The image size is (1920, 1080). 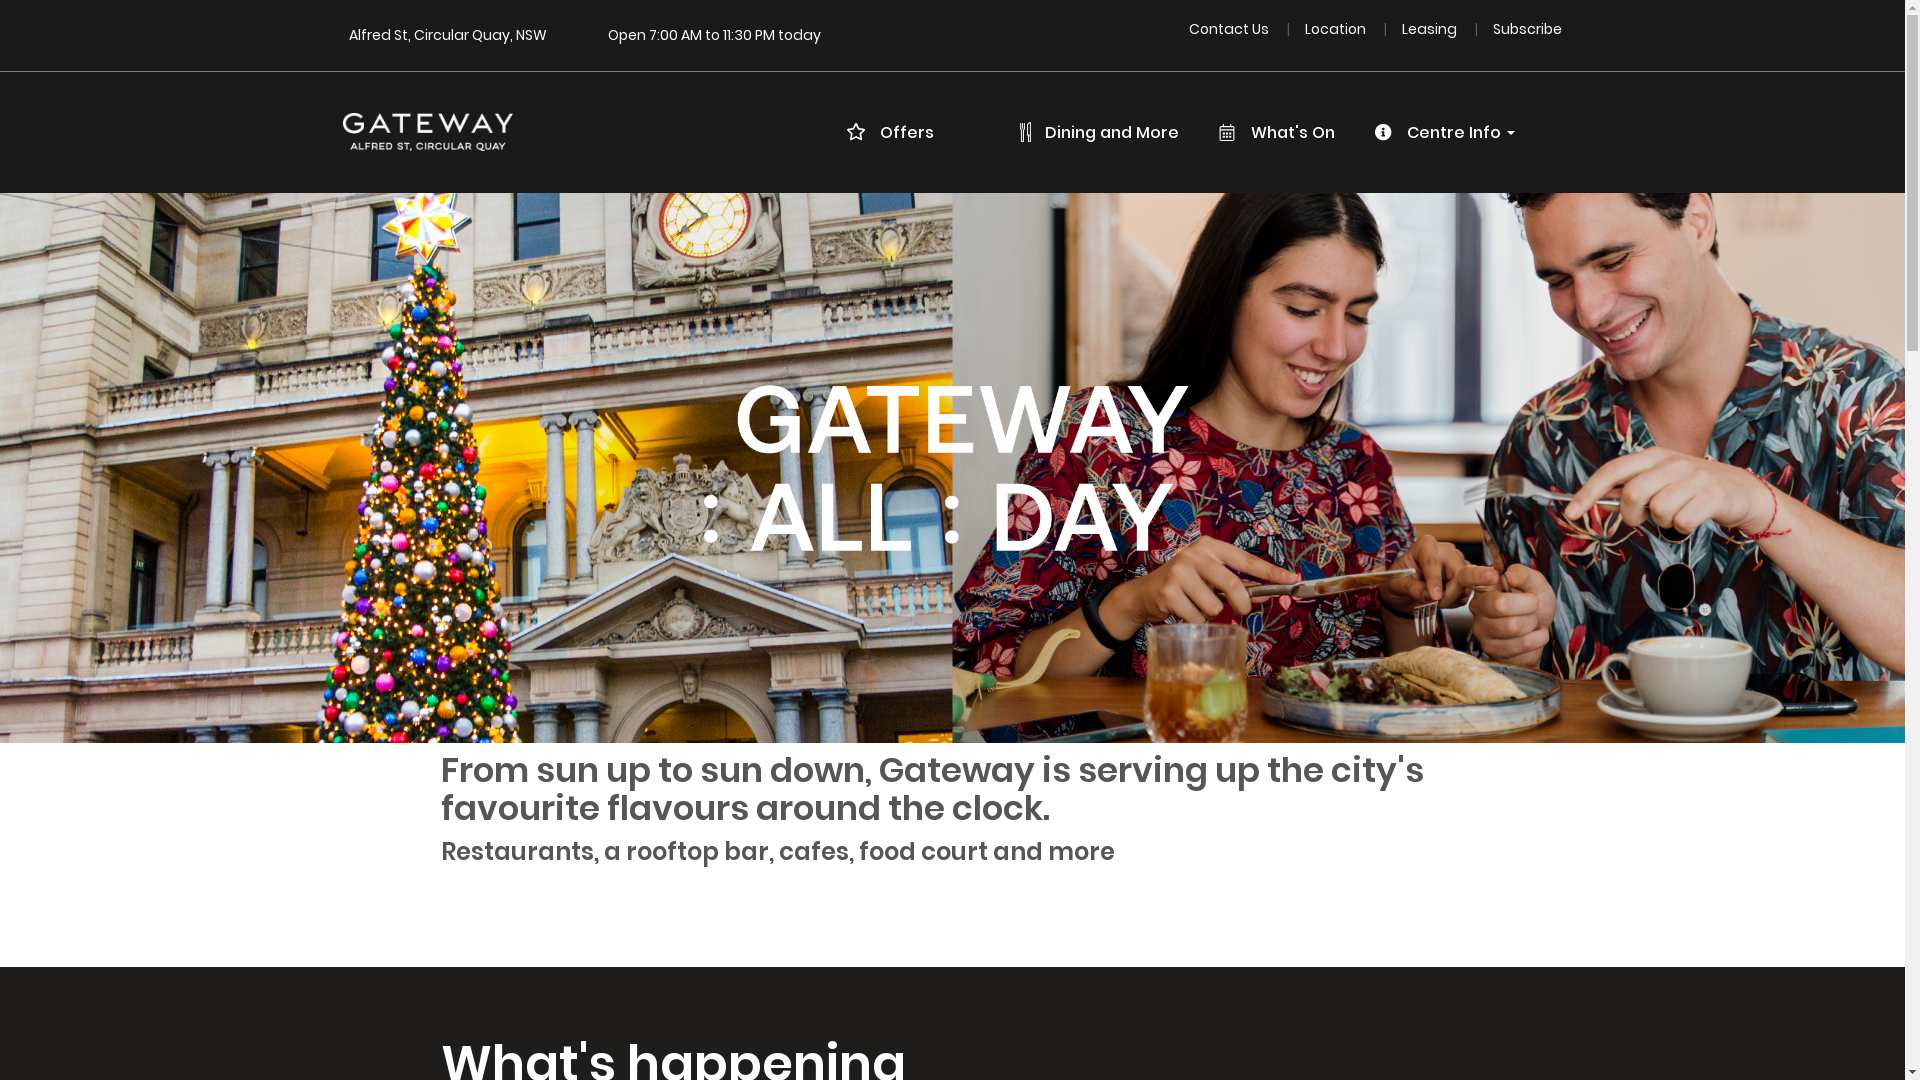 What do you see at coordinates (714, 34) in the screenshot?
I see `'Open 7:00 AM to 11:30 PM today'` at bounding box center [714, 34].